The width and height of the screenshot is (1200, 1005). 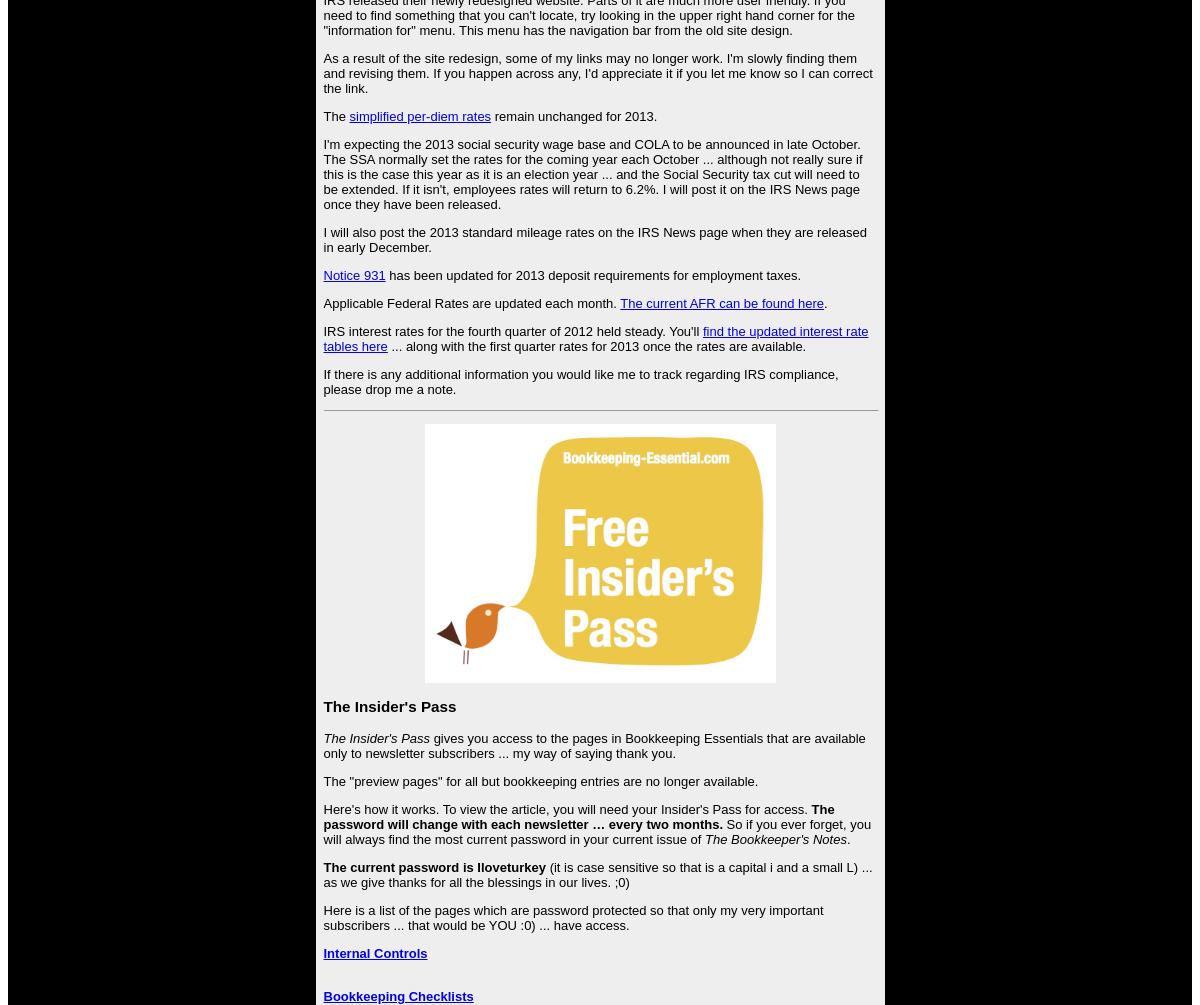 What do you see at coordinates (434, 865) in the screenshot?
I see `'The current password is Iloveturkey'` at bounding box center [434, 865].